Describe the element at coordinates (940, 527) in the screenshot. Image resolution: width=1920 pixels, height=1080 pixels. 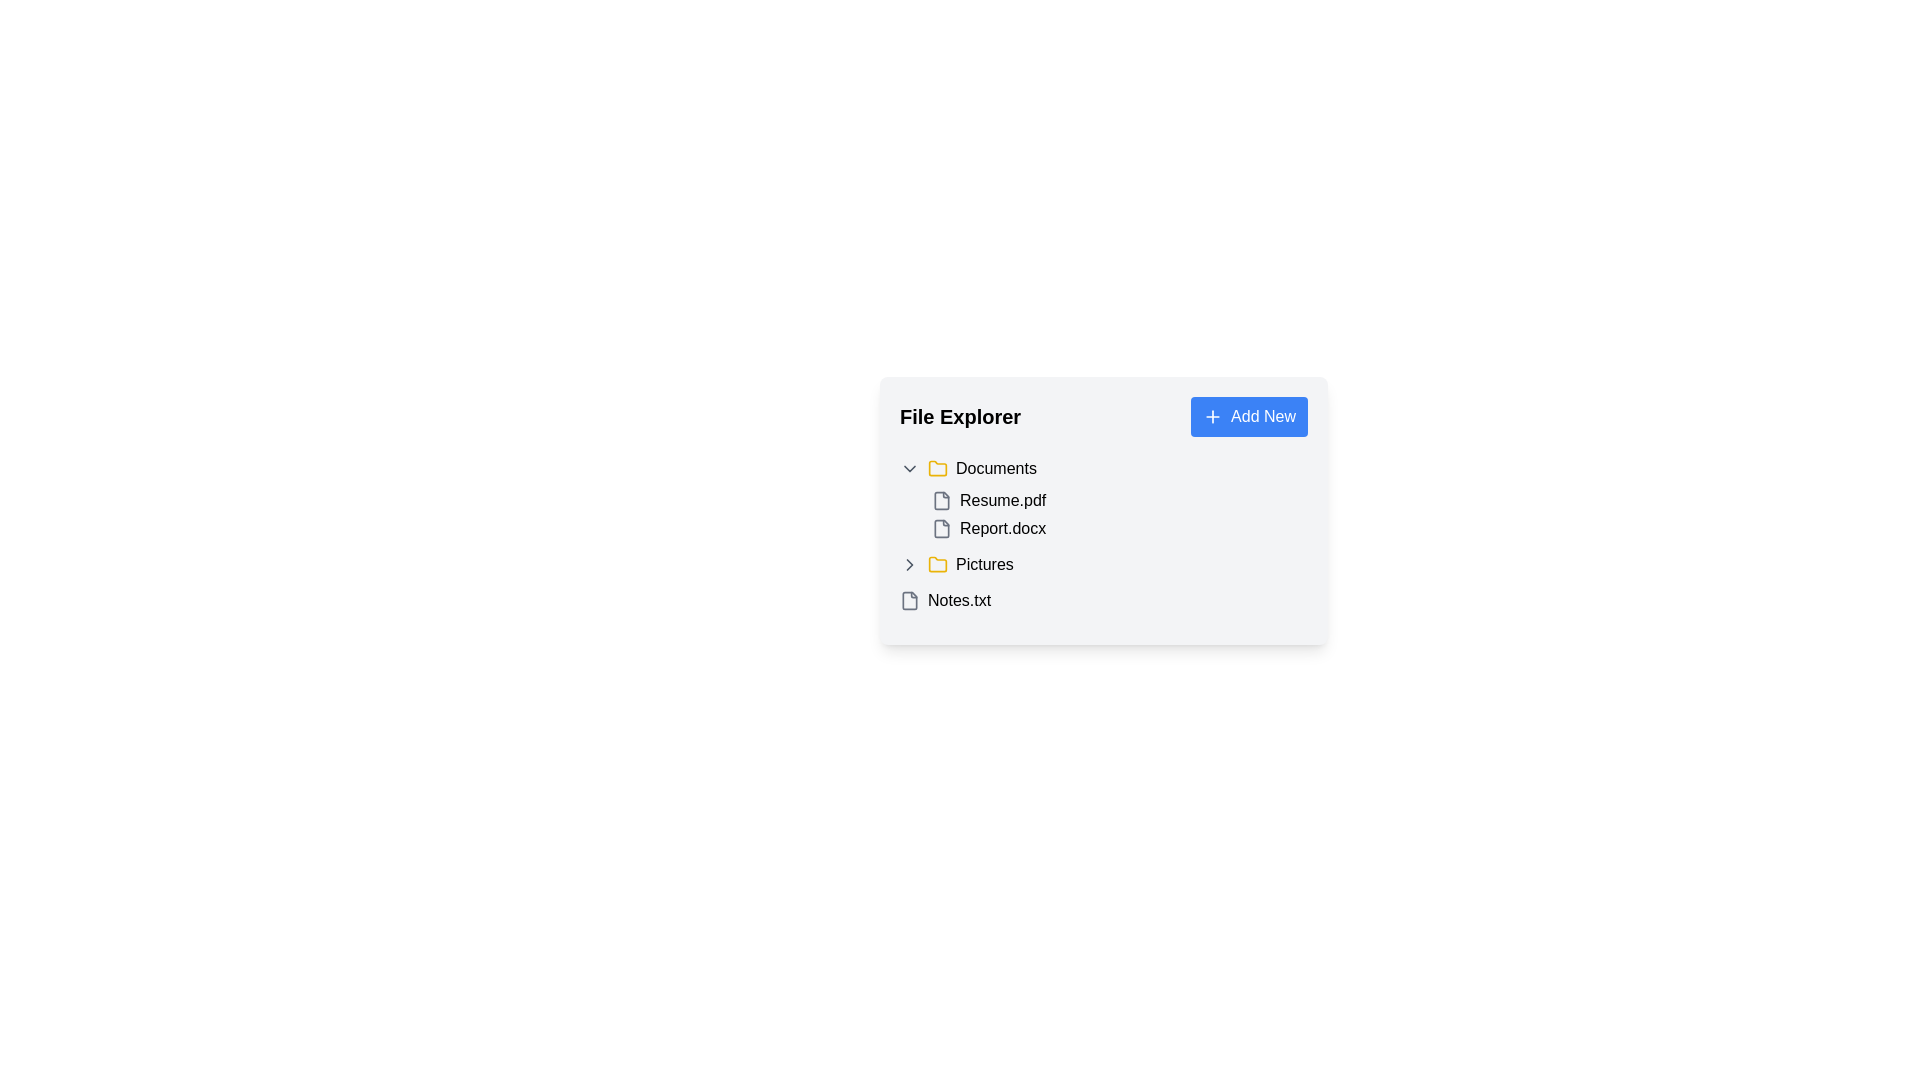
I see `the icon representing the file 'Report.docx' located` at that location.